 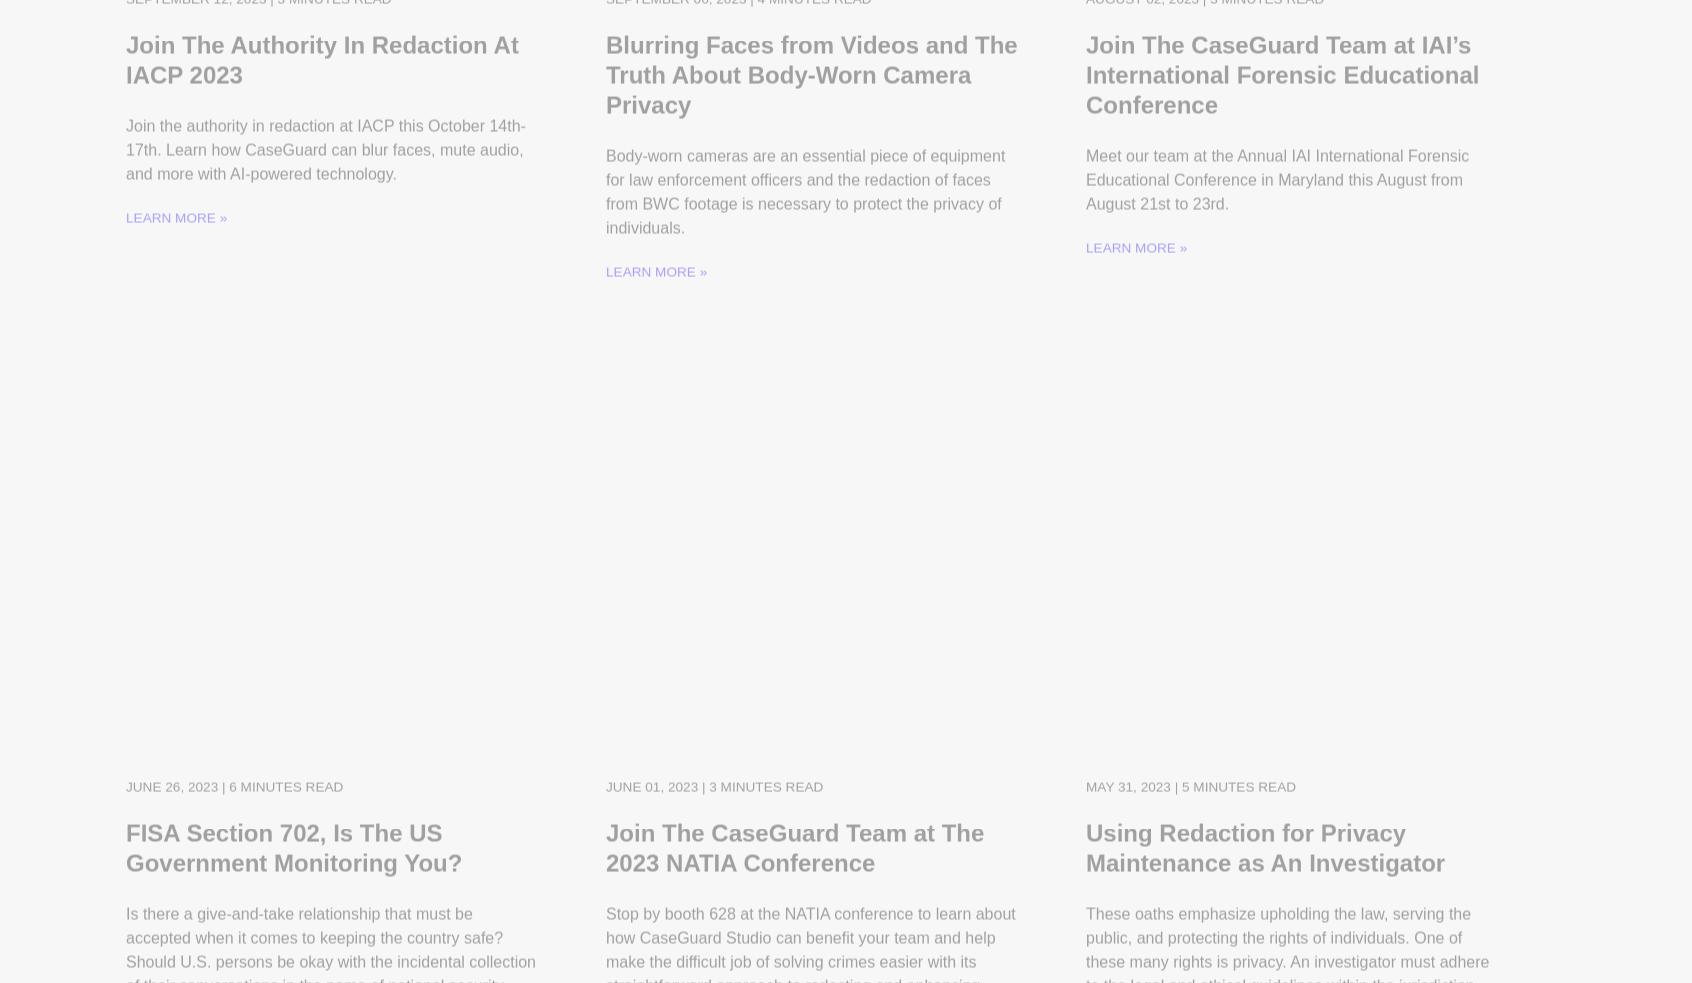 I want to click on 'Join the authority in redaction at IACP this October 14th-17th. Learn how CaseGuard can blur faces, mute audio, and more with AI-powered technology.', so click(x=324, y=185).